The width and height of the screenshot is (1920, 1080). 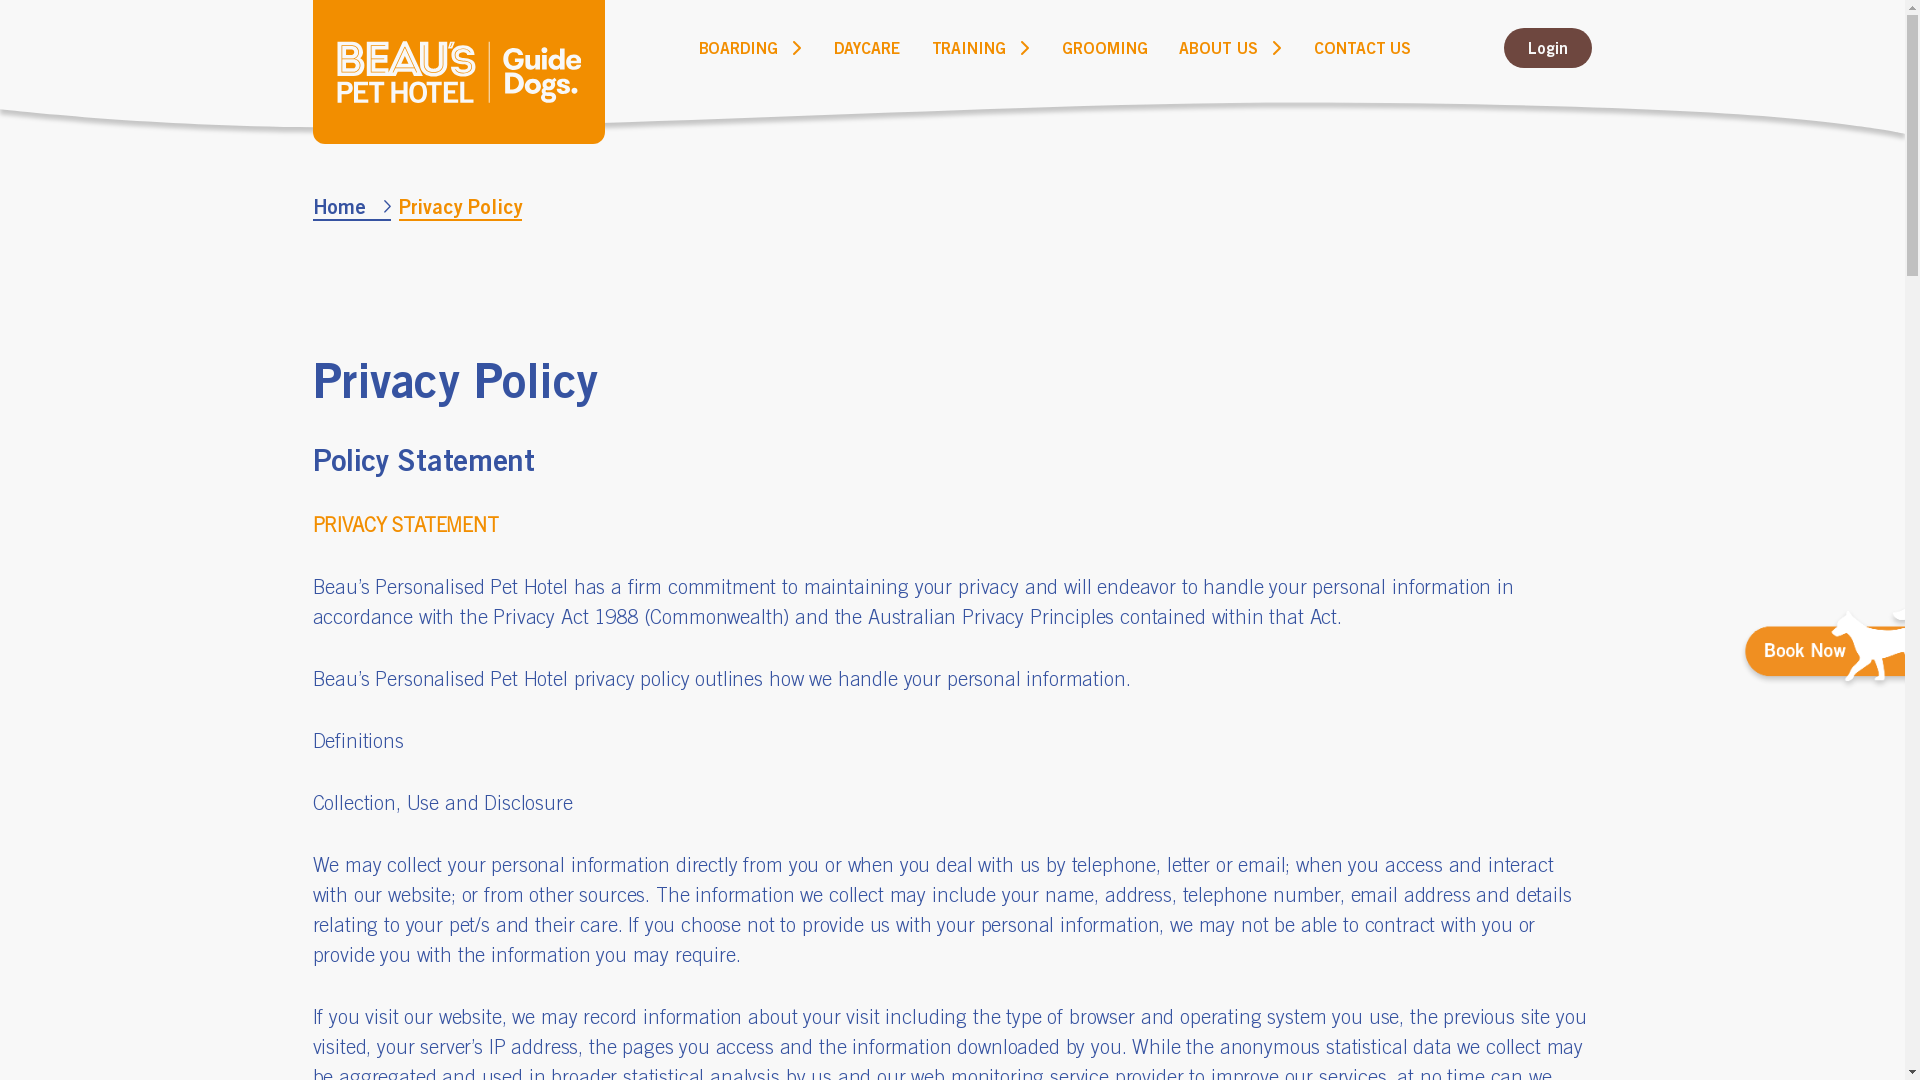 I want to click on 'CONTACT US', so click(x=1361, y=46).